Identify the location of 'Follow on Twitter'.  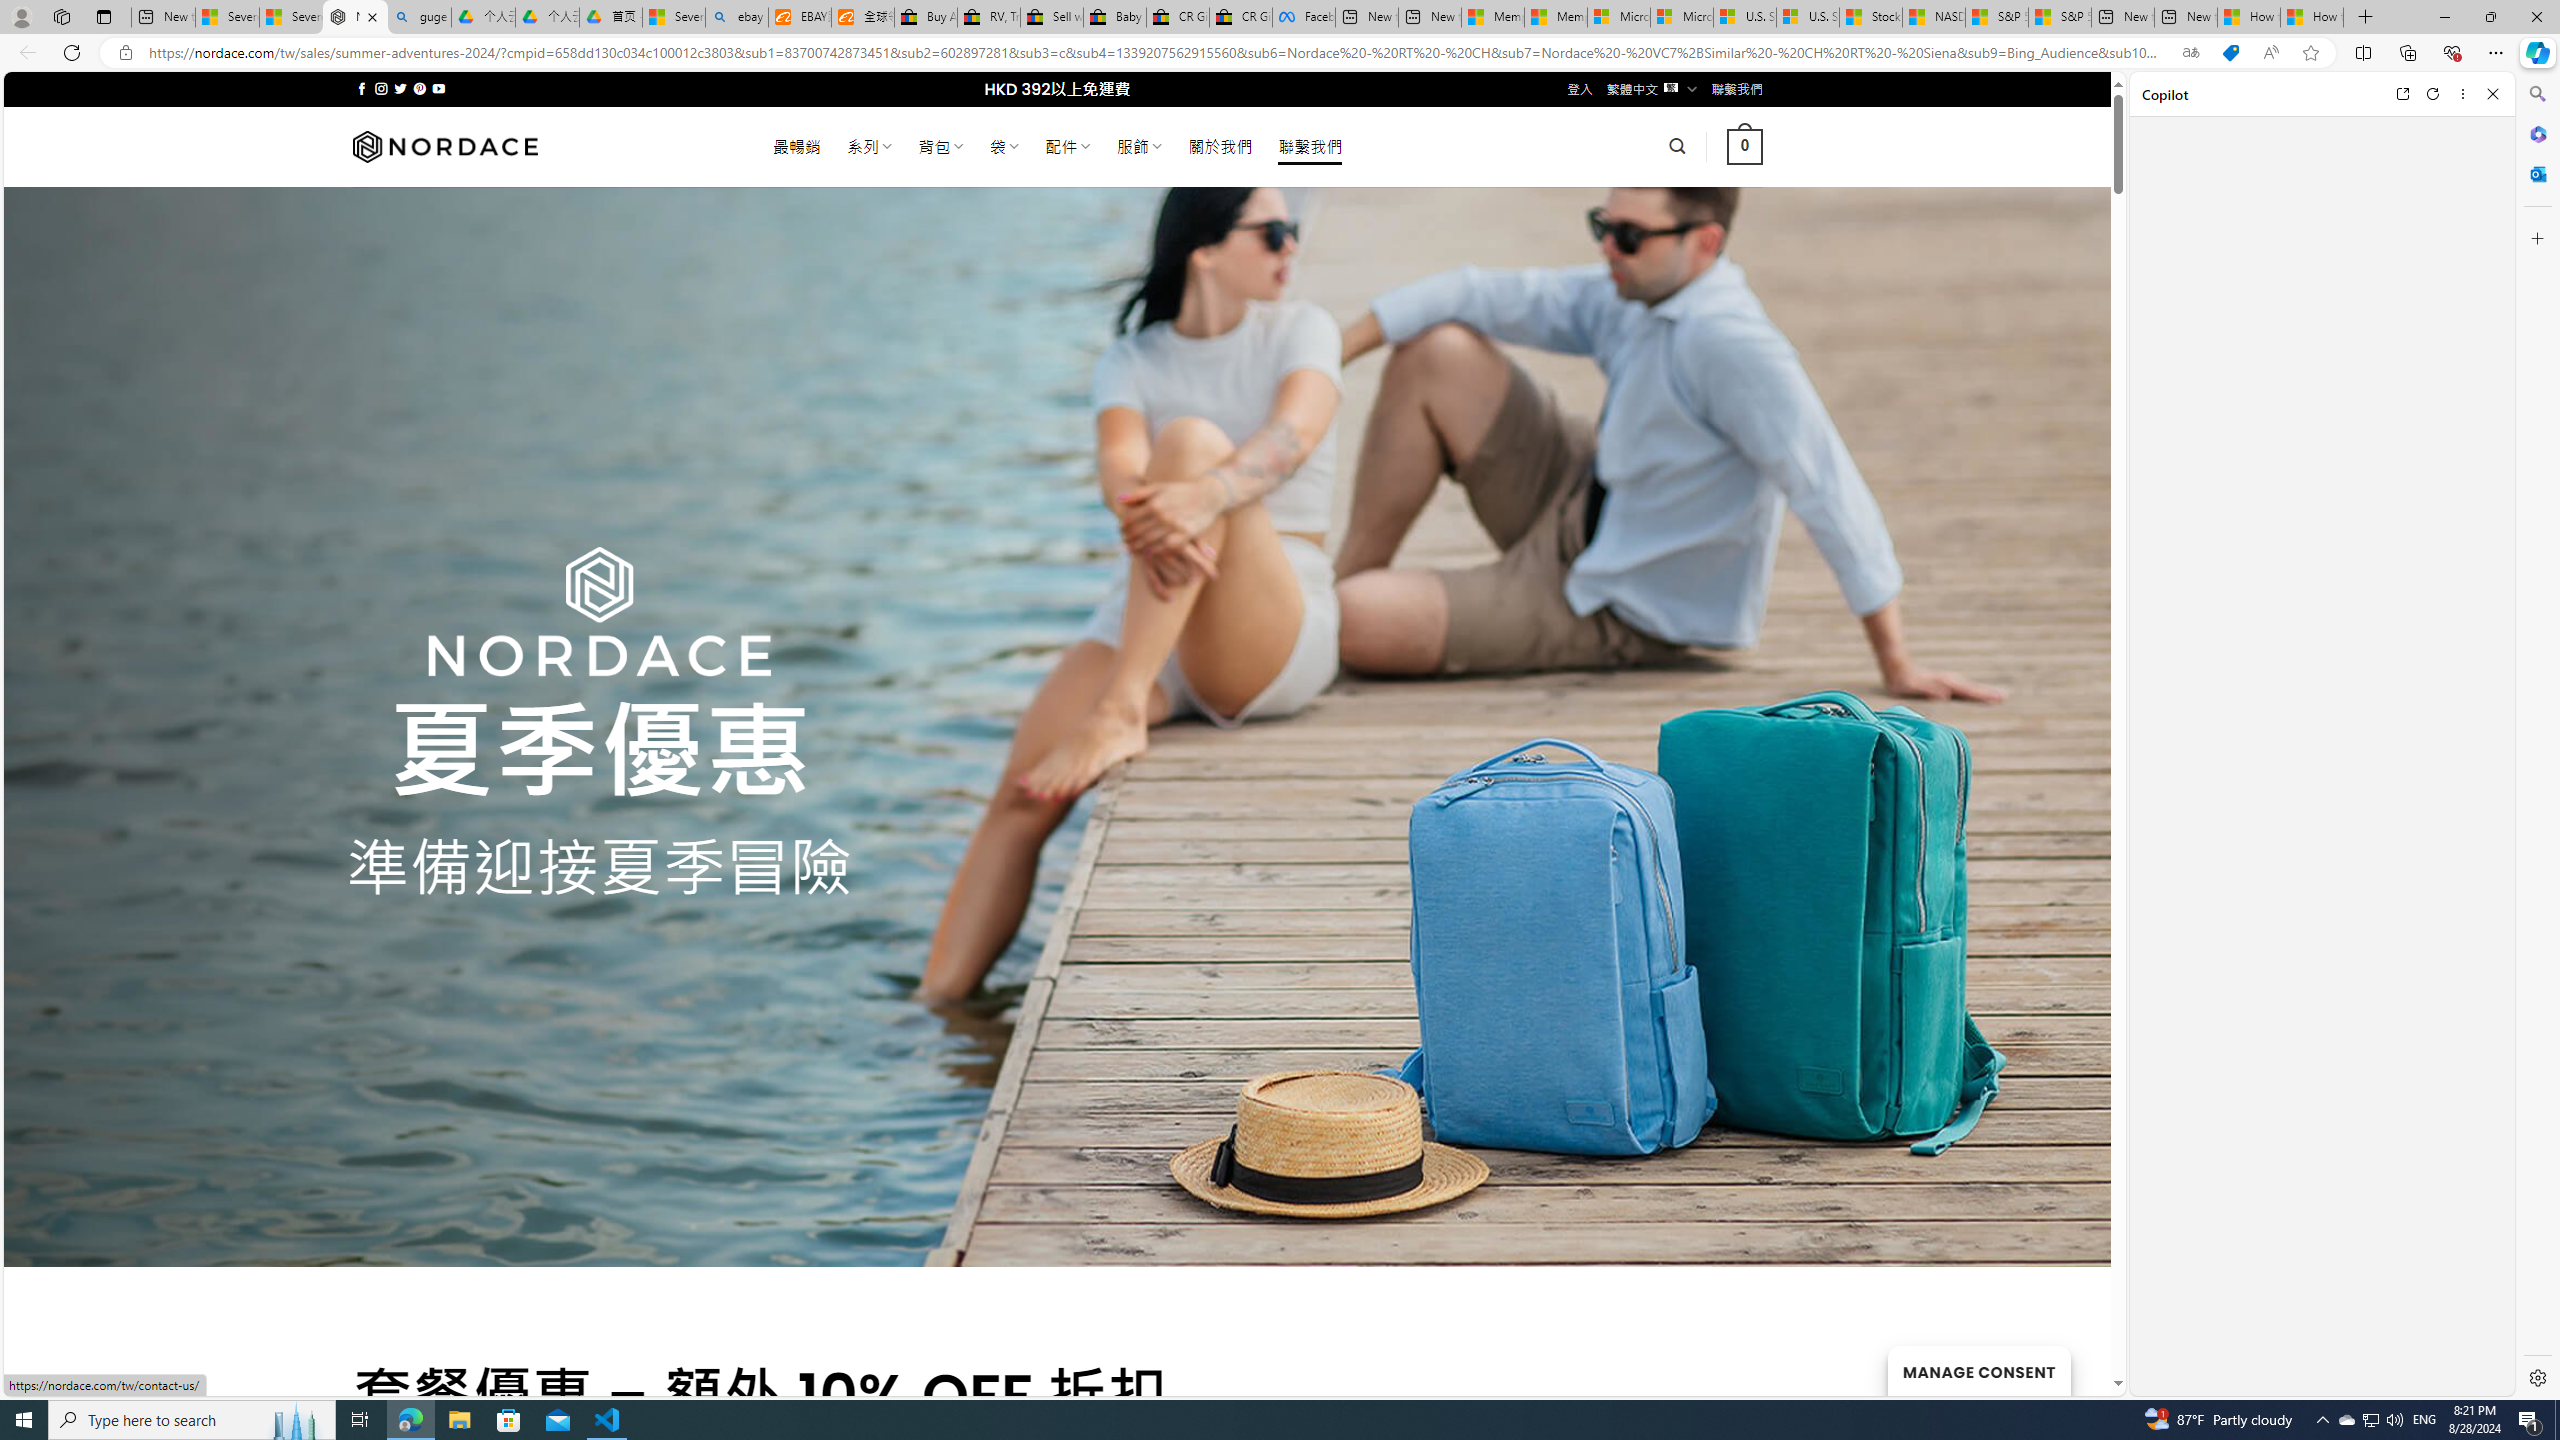
(399, 88).